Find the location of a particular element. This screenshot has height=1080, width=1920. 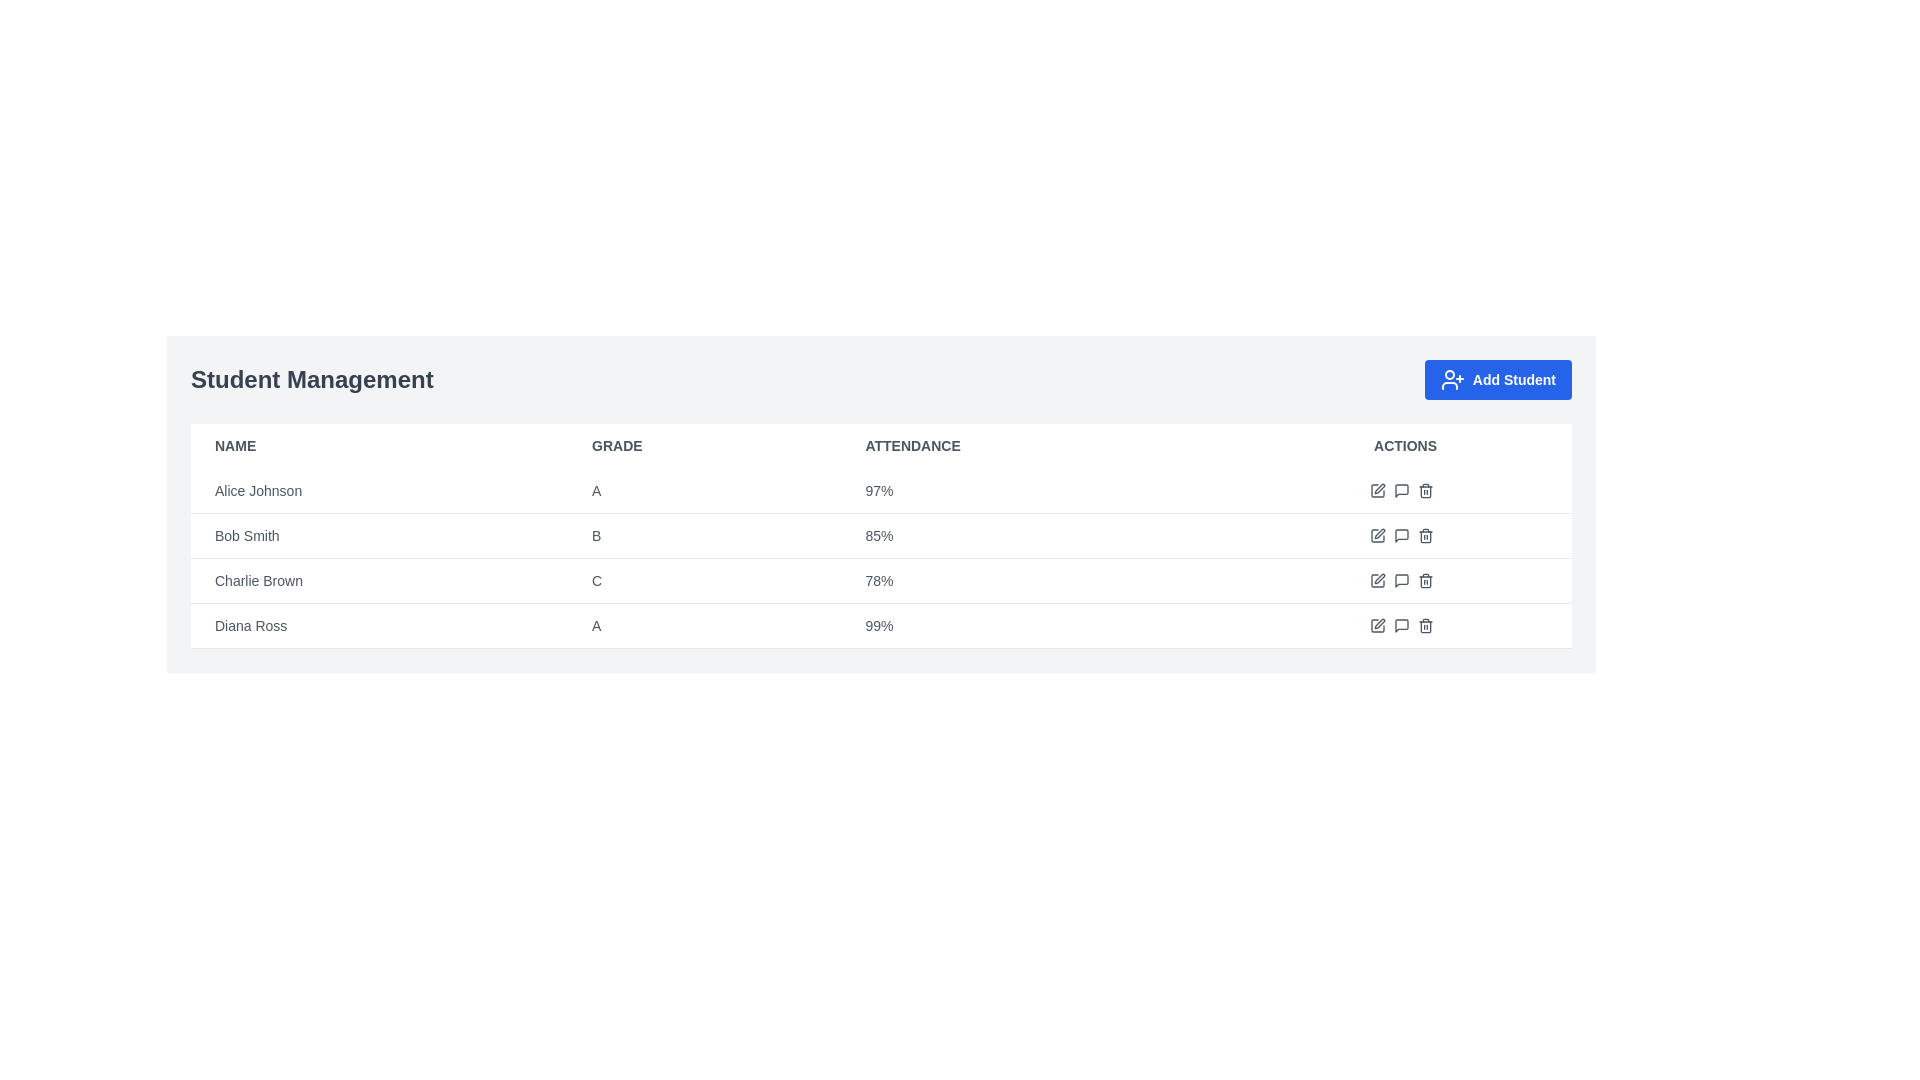

the editing icon located in the 'Actions' column of the second row of the table is located at coordinates (1376, 535).